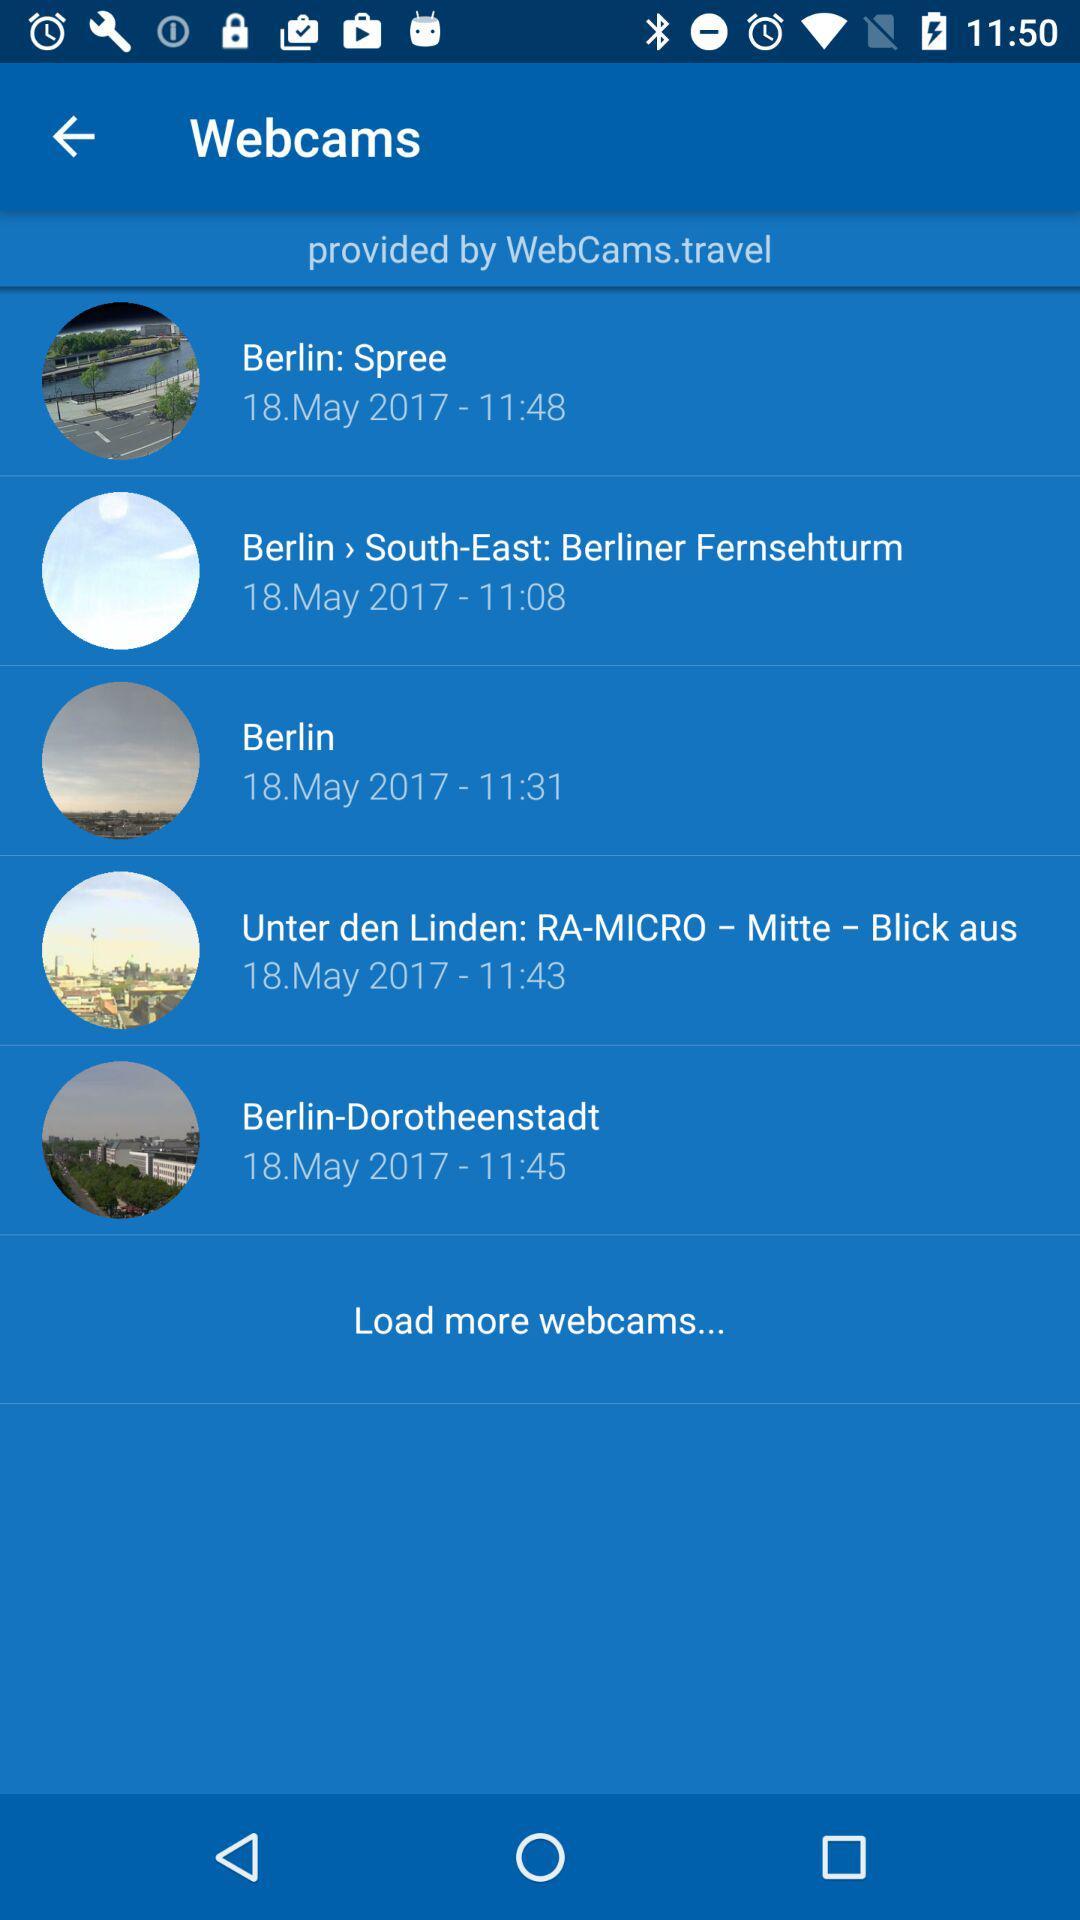  I want to click on berlin south east, so click(572, 546).